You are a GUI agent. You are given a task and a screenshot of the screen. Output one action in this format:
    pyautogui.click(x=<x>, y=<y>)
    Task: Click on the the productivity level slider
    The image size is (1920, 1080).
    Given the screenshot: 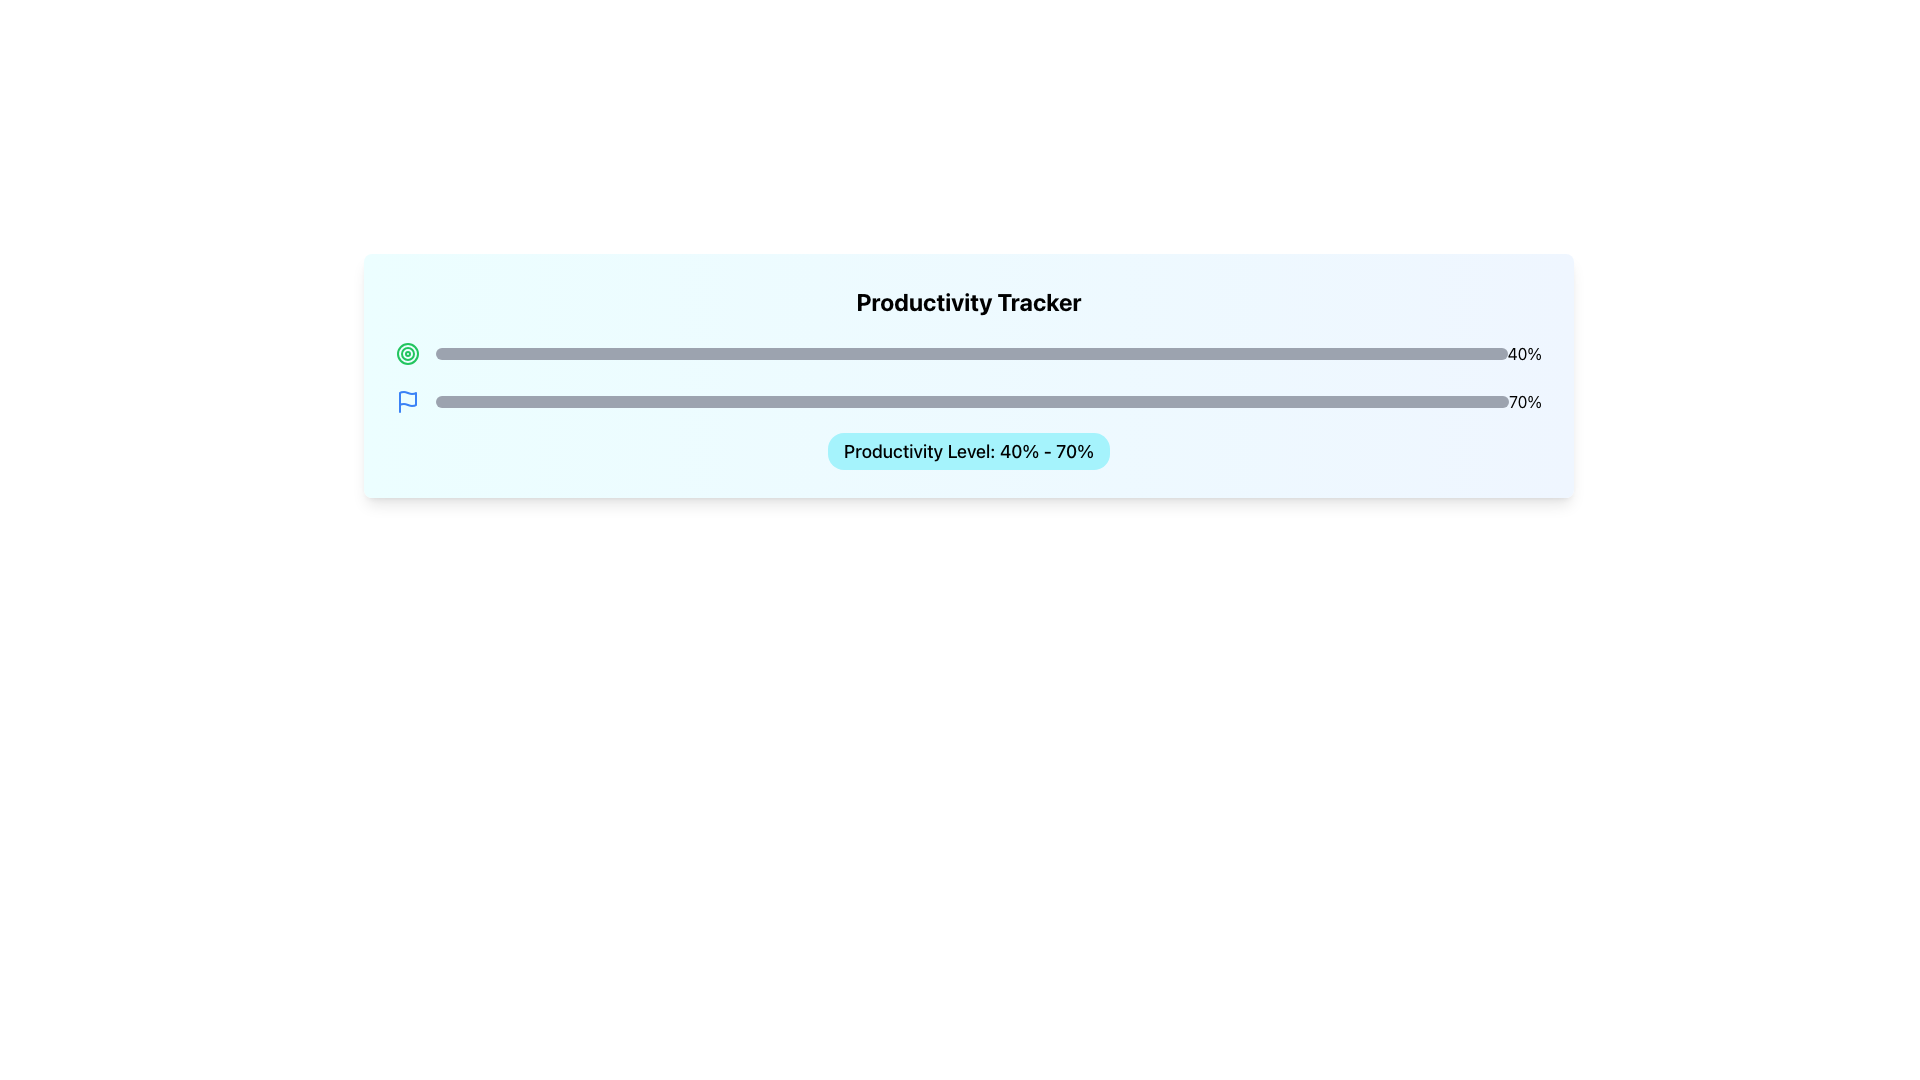 What is the action you would take?
    pyautogui.click(x=1078, y=353)
    